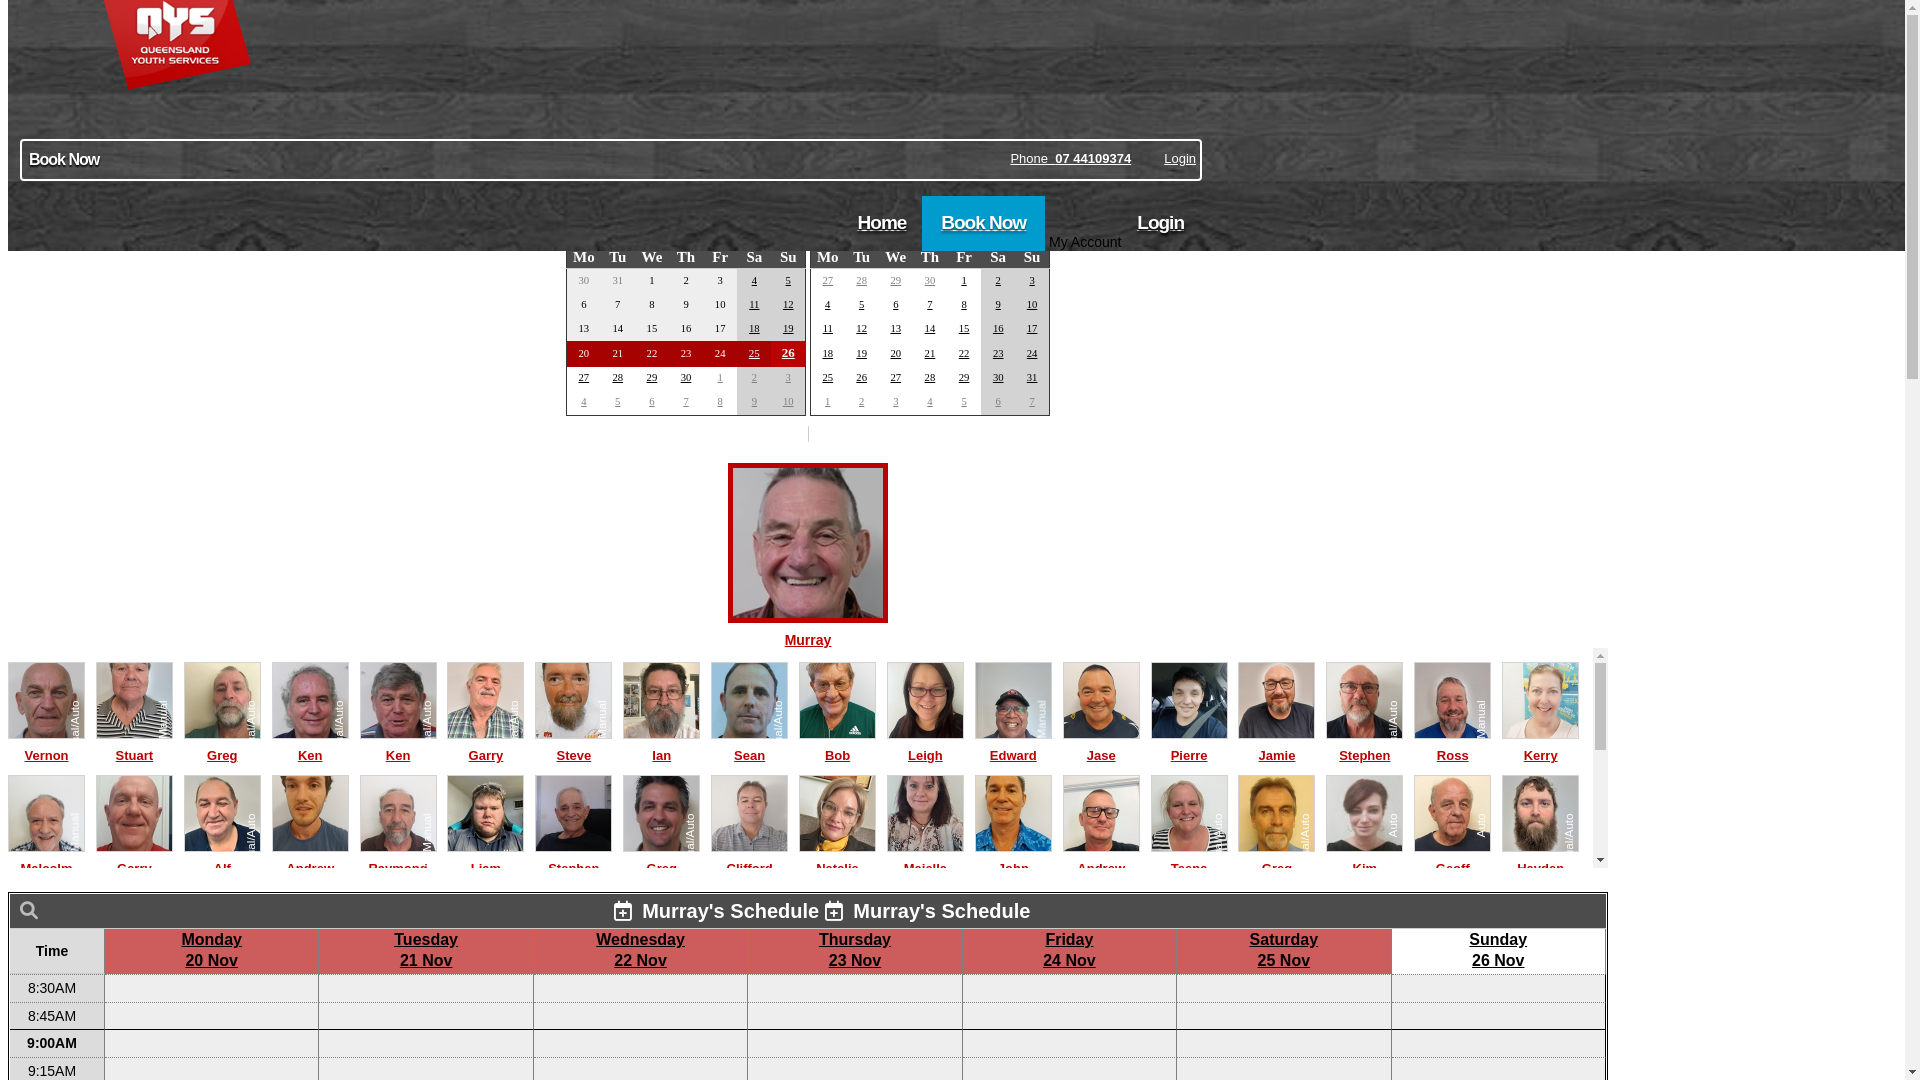 The width and height of the screenshot is (1920, 1080). I want to click on 'Liam', so click(485, 857).